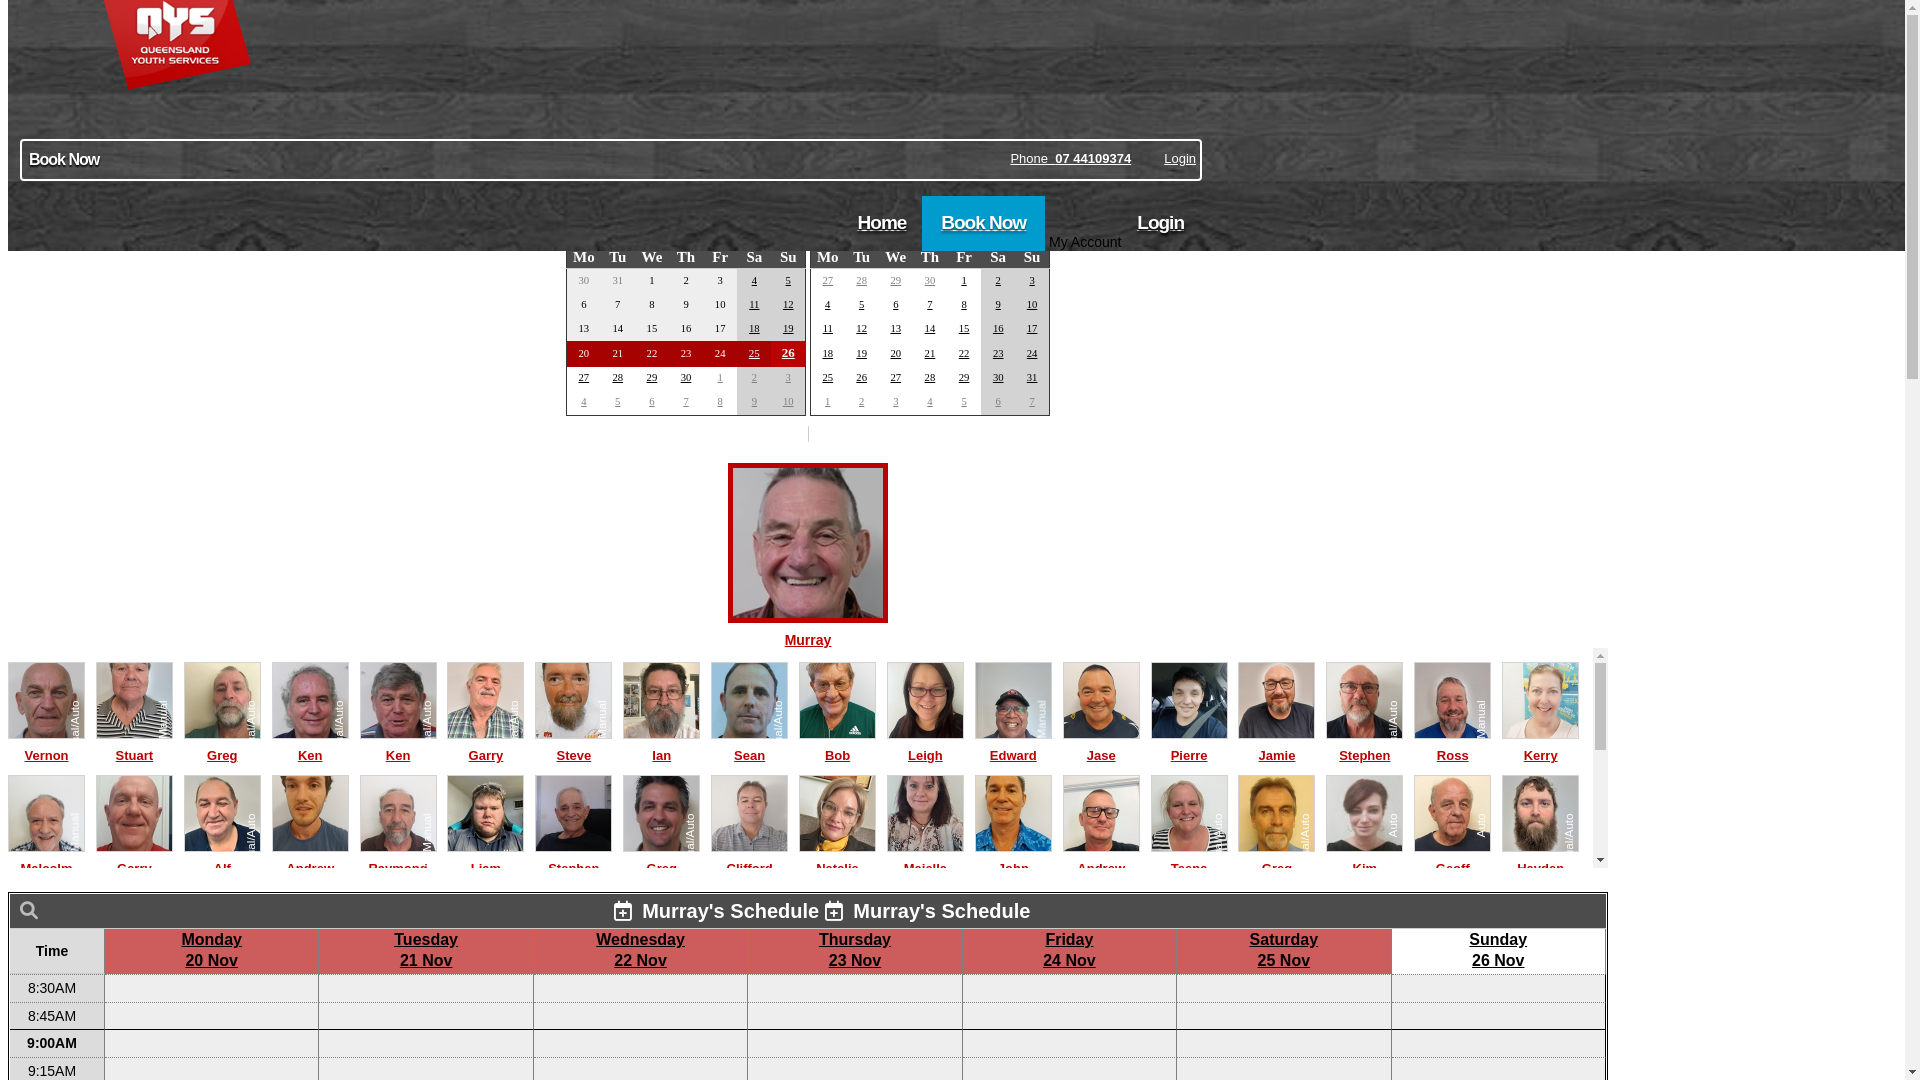 The width and height of the screenshot is (1920, 1080). I want to click on 'Liam', so click(485, 857).